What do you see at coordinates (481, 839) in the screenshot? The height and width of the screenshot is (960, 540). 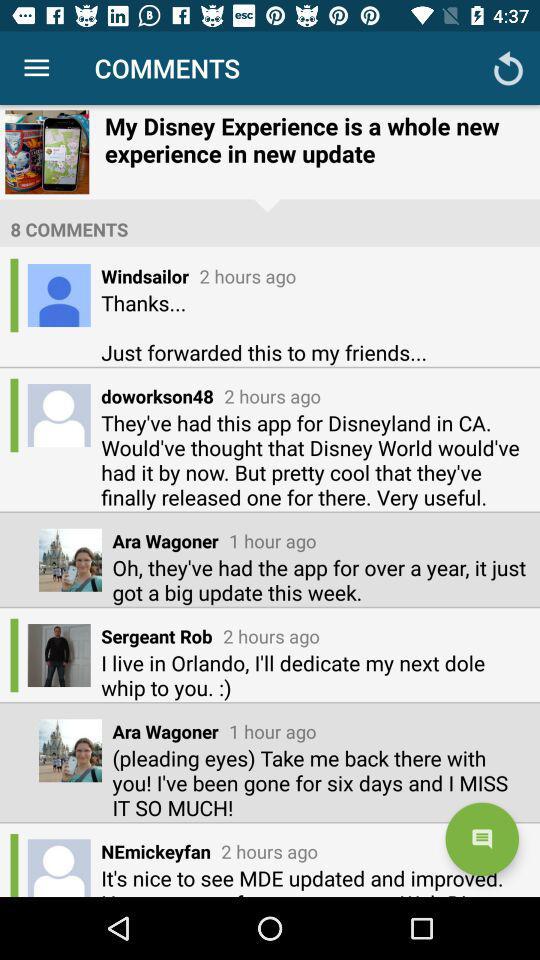 I see `the chat icon` at bounding box center [481, 839].